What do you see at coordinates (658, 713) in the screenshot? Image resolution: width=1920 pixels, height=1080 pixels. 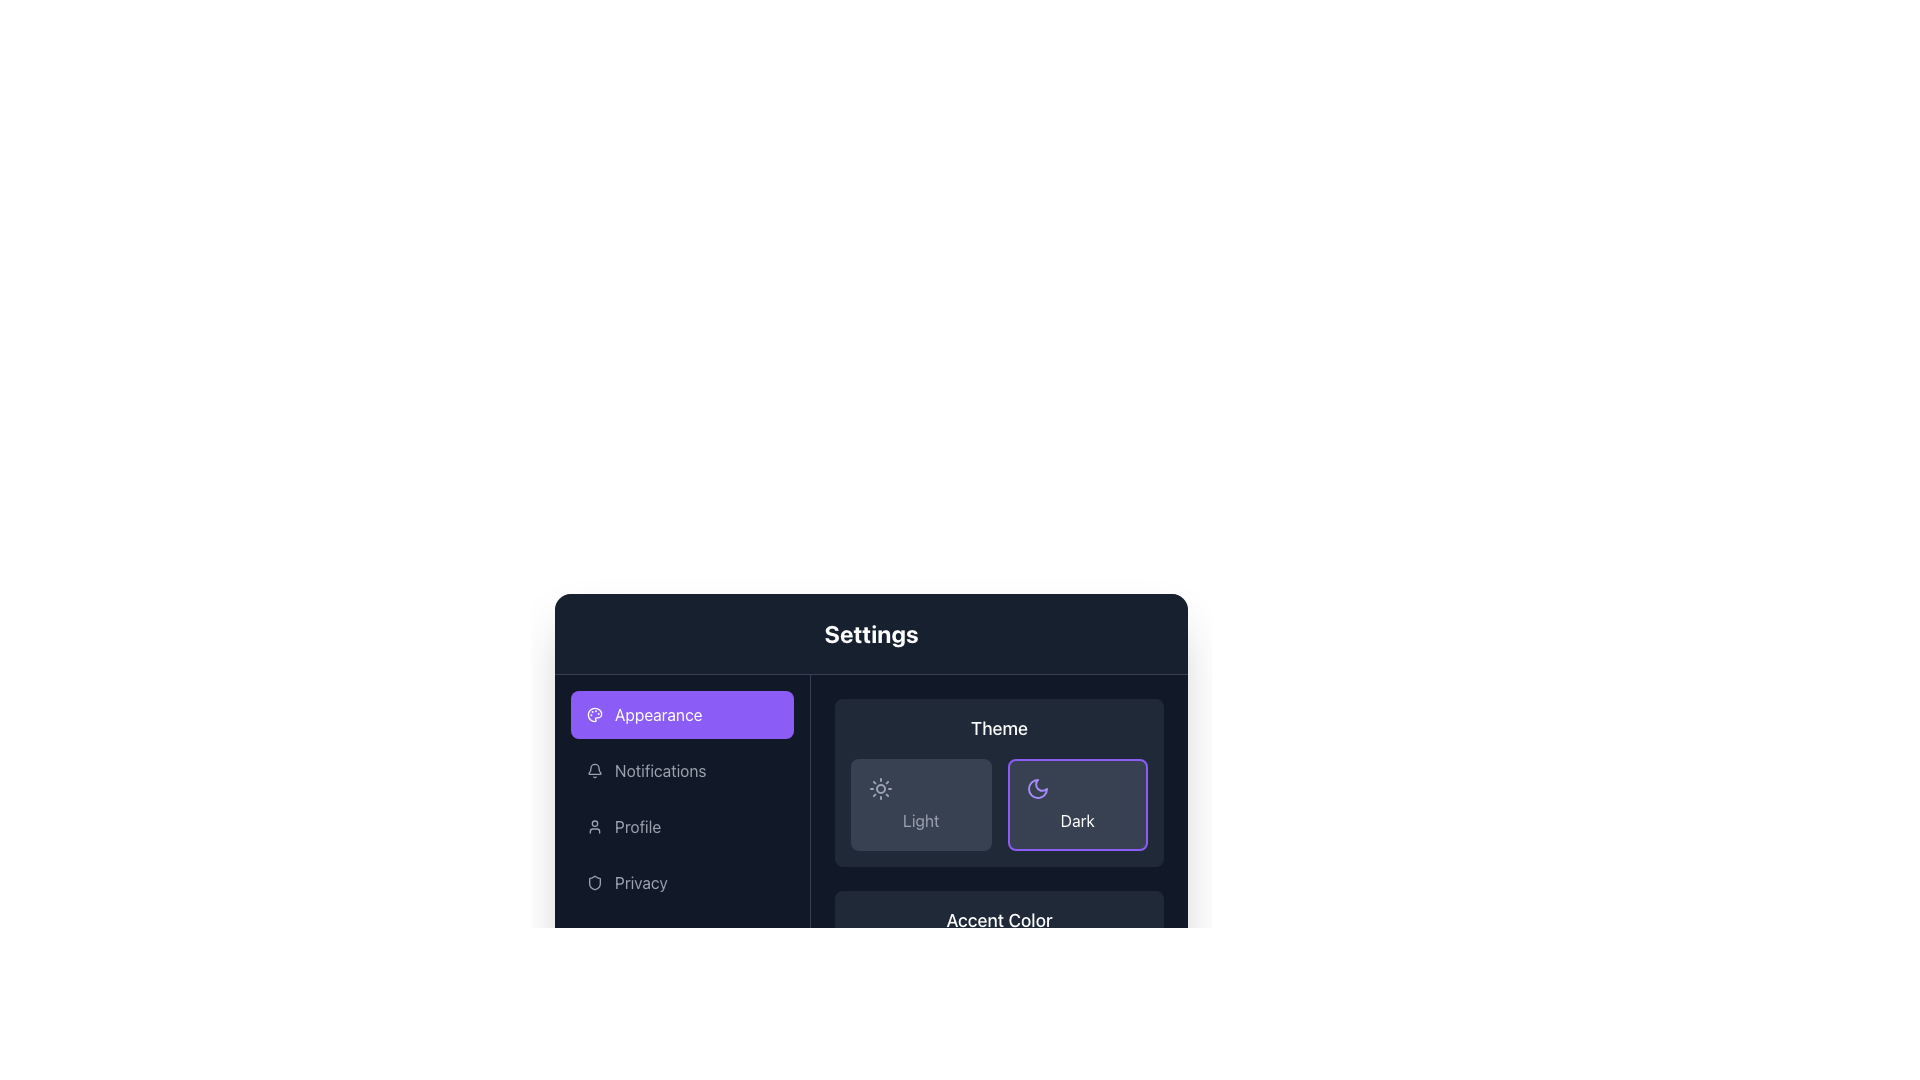 I see `text of the 'Appearance' label in the sidebar navigation menu, which indicates the functionality of the button for customizing appearance-related settings` at bounding box center [658, 713].